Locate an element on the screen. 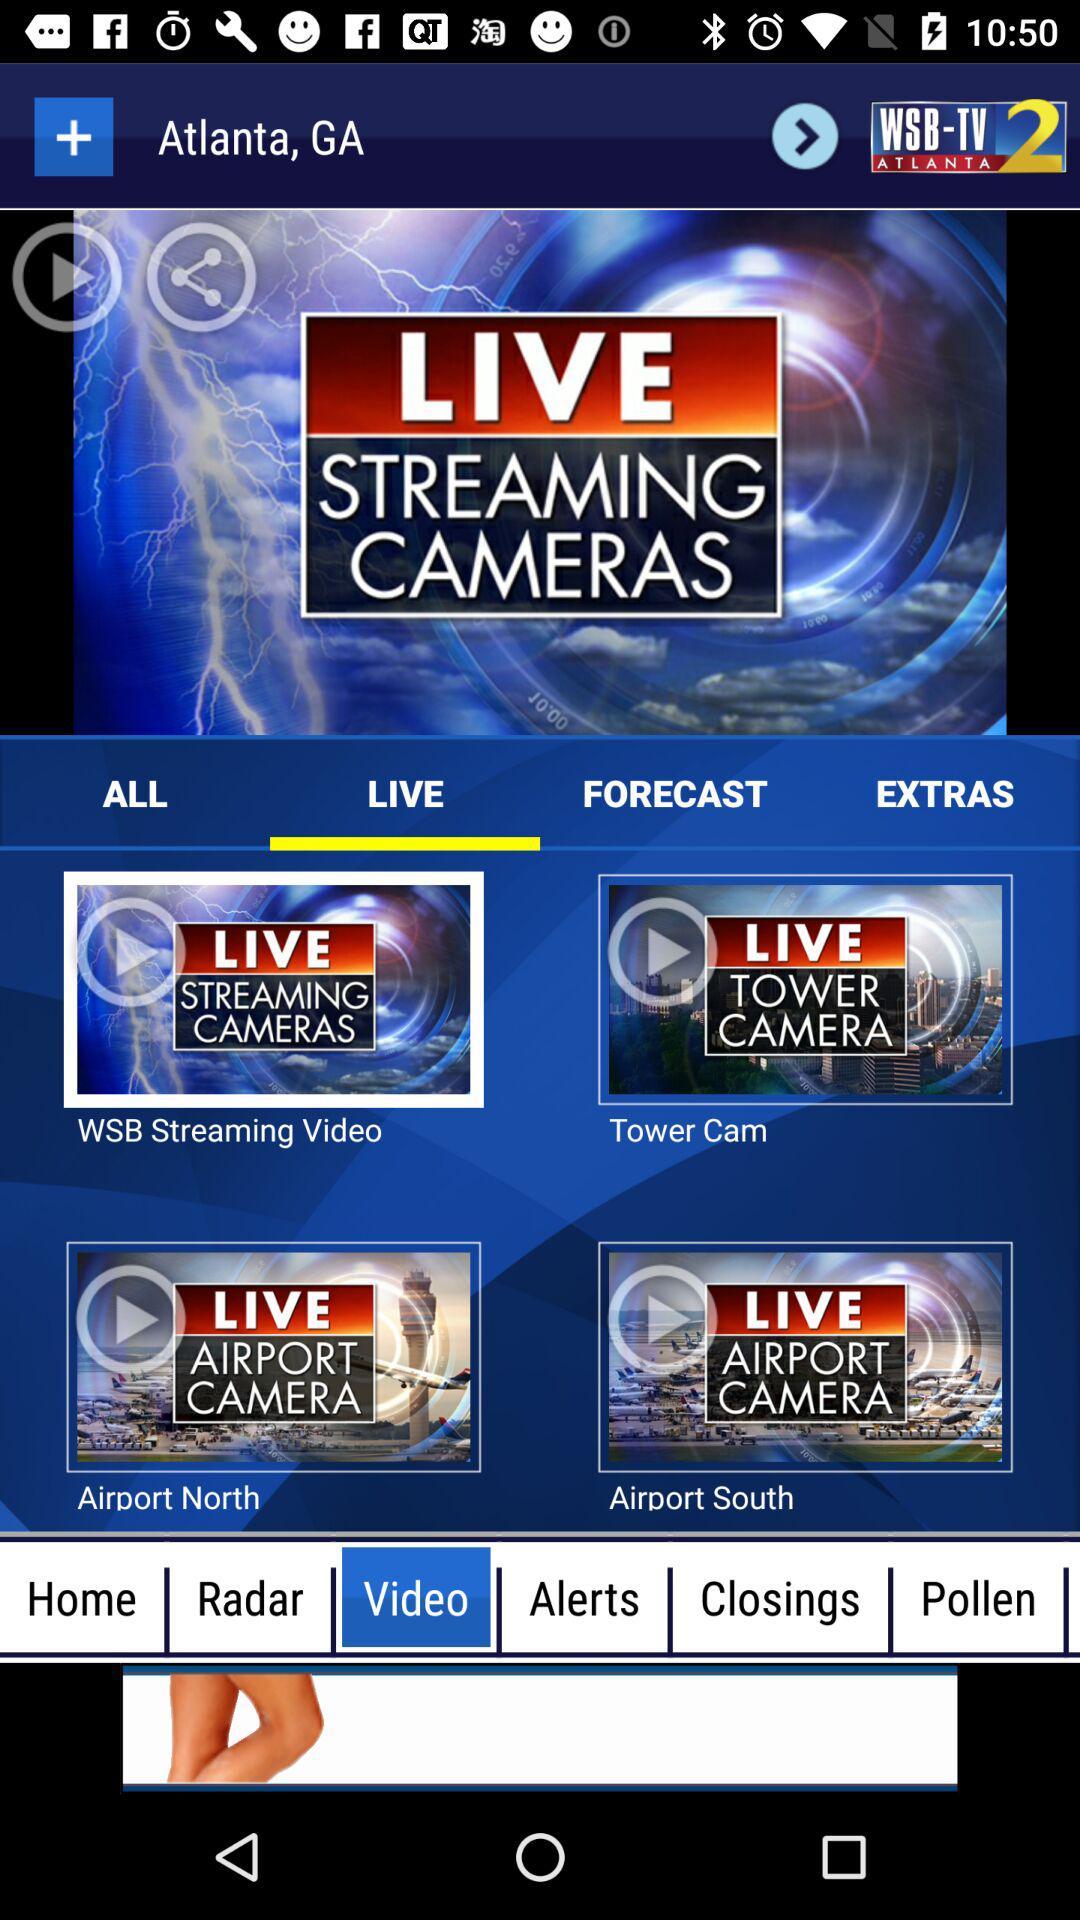 This screenshot has height=1920, width=1080. advertisement is located at coordinates (540, 1727).